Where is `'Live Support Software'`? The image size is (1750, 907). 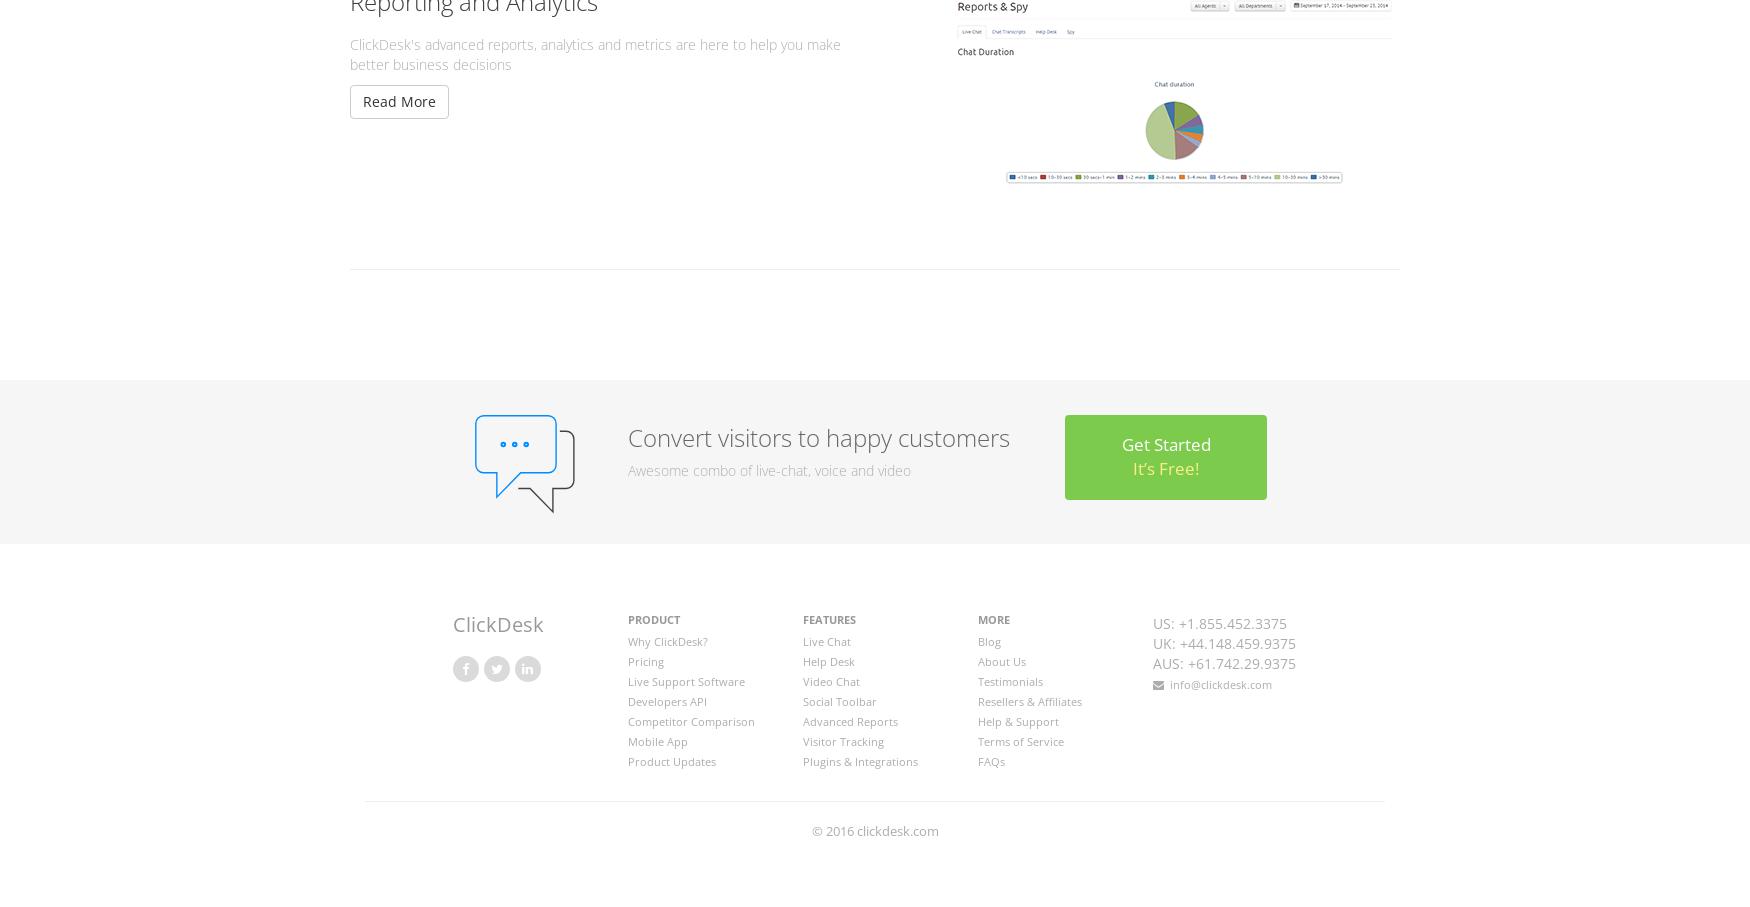 'Live Support Software' is located at coordinates (684, 679).